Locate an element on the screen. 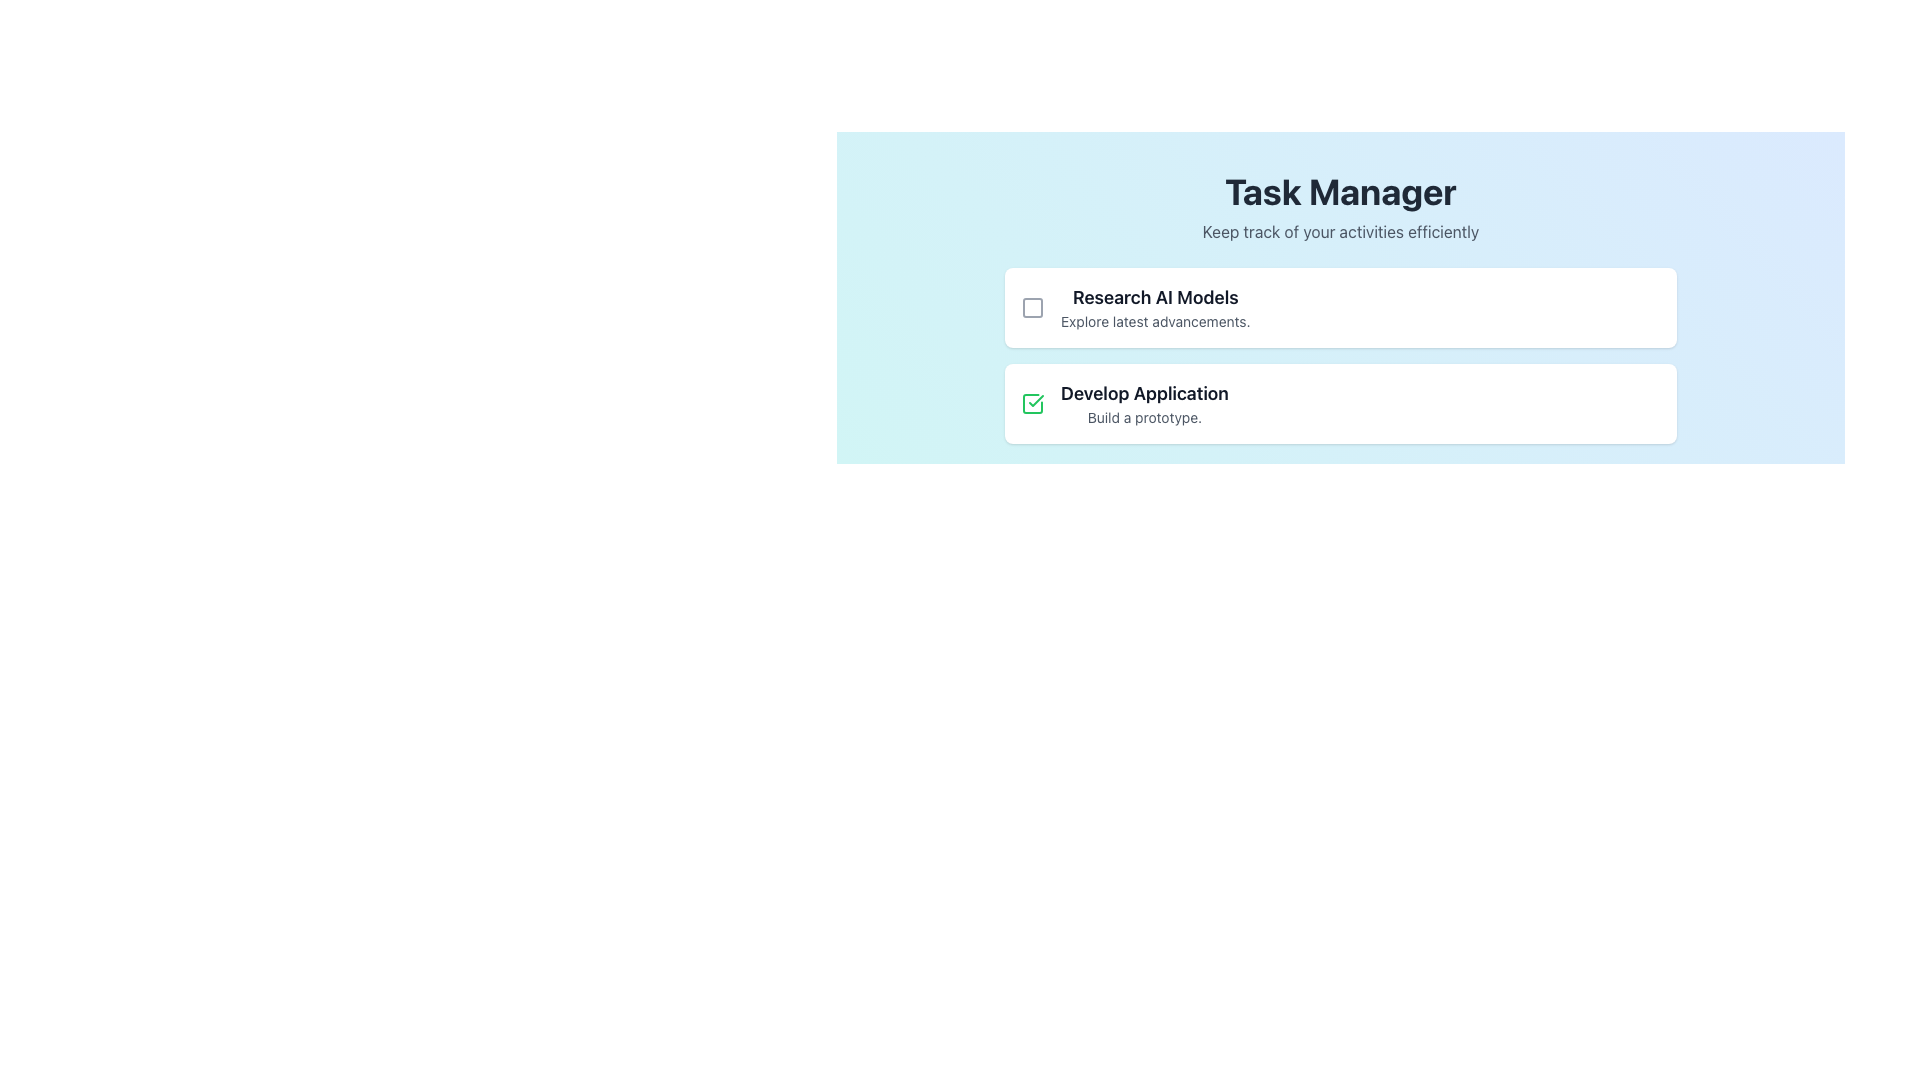  the main title text element 'Develop Application' located in the lower task card, above the text 'Build a prototype' is located at coordinates (1144, 393).